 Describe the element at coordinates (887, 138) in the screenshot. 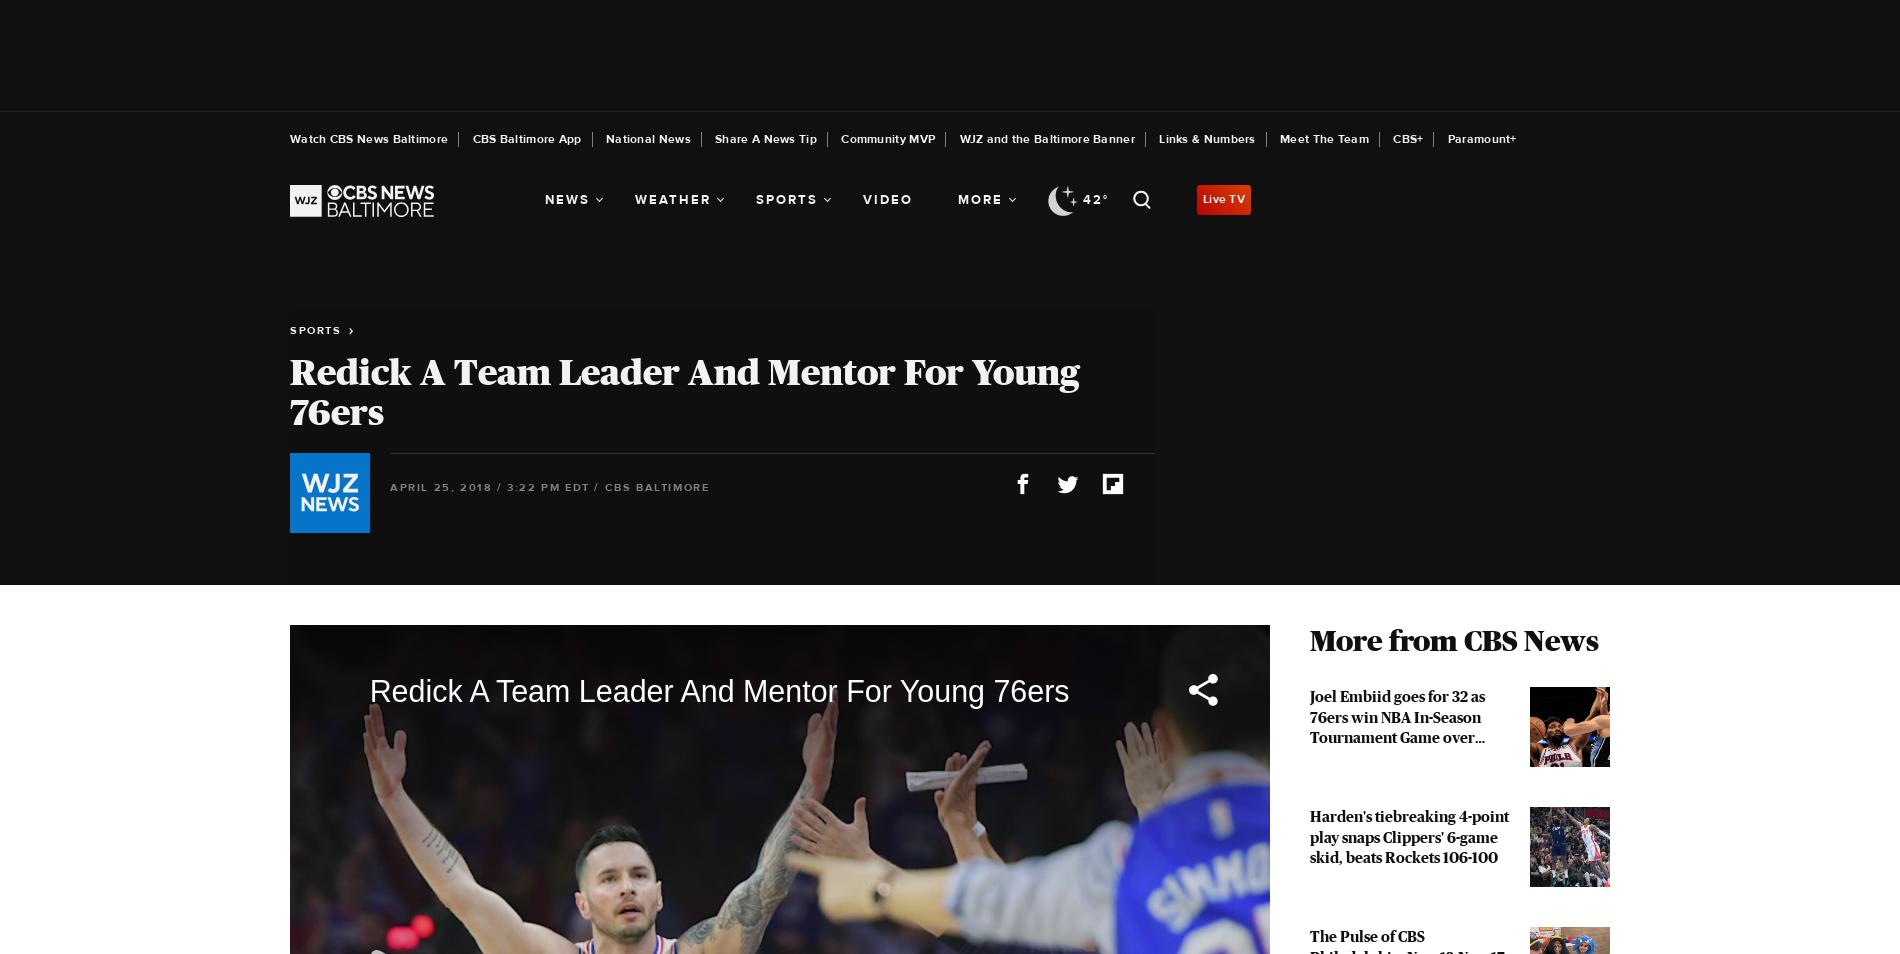

I see `'Community MVP'` at that location.